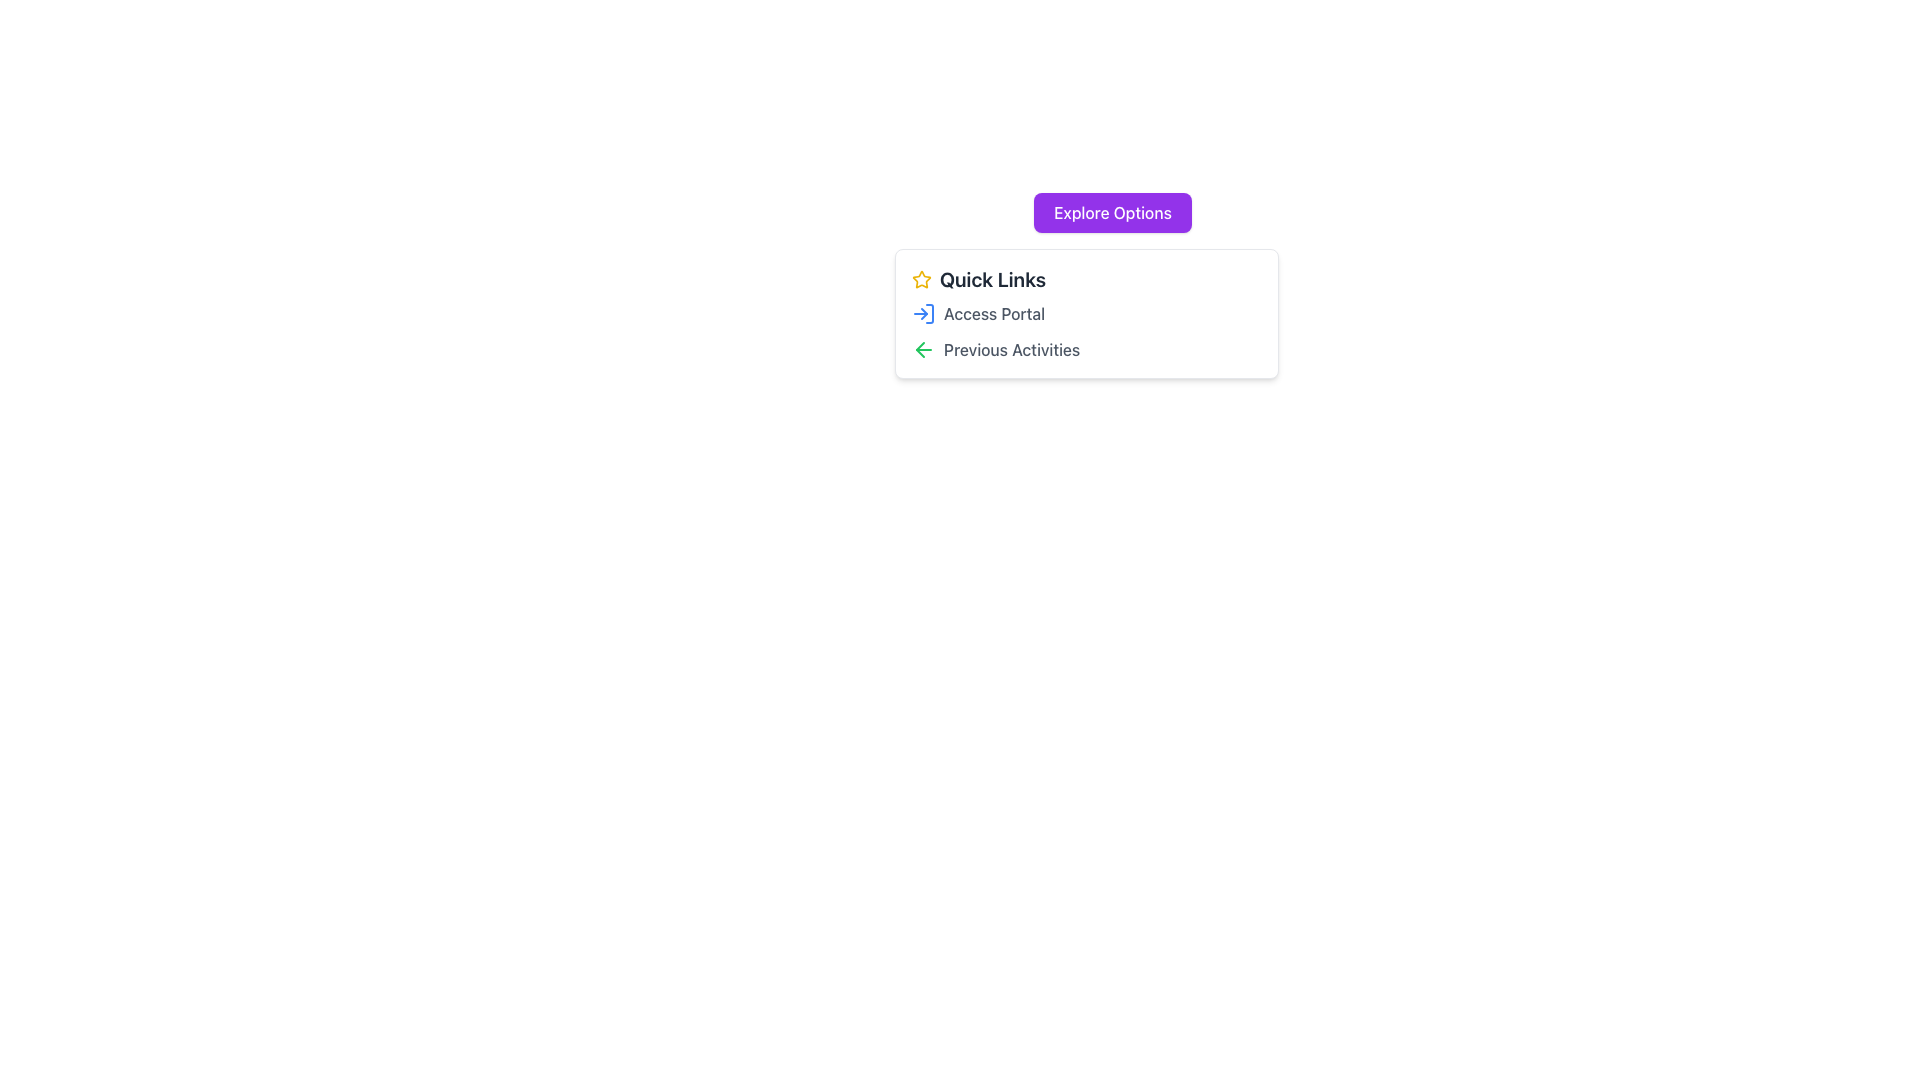  What do you see at coordinates (1112, 212) in the screenshot?
I see `the button labeled 'Explore Options' with white text on a purple background to observe its interactive visual effects` at bounding box center [1112, 212].